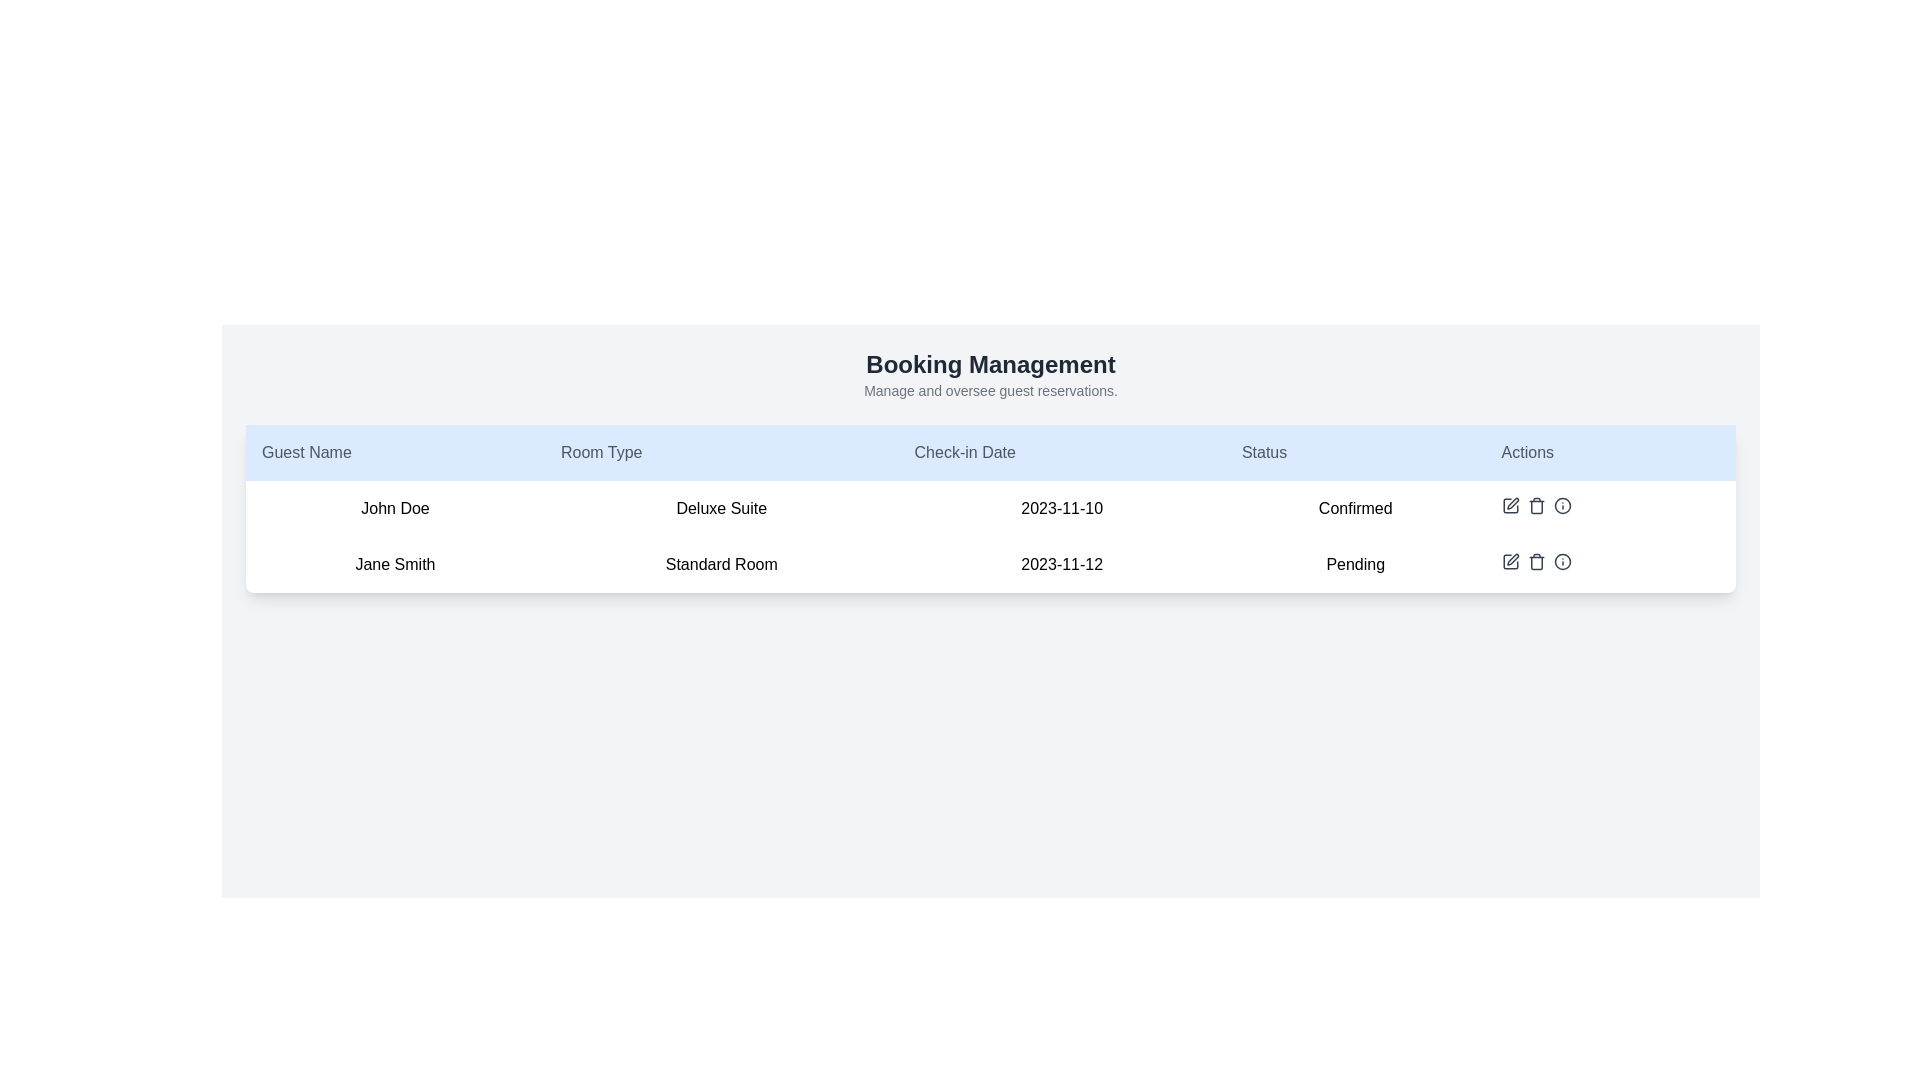 The image size is (1920, 1080). I want to click on the date entry element displaying '2023-11-12' in the table row for 'Jane Smith', so click(1061, 564).